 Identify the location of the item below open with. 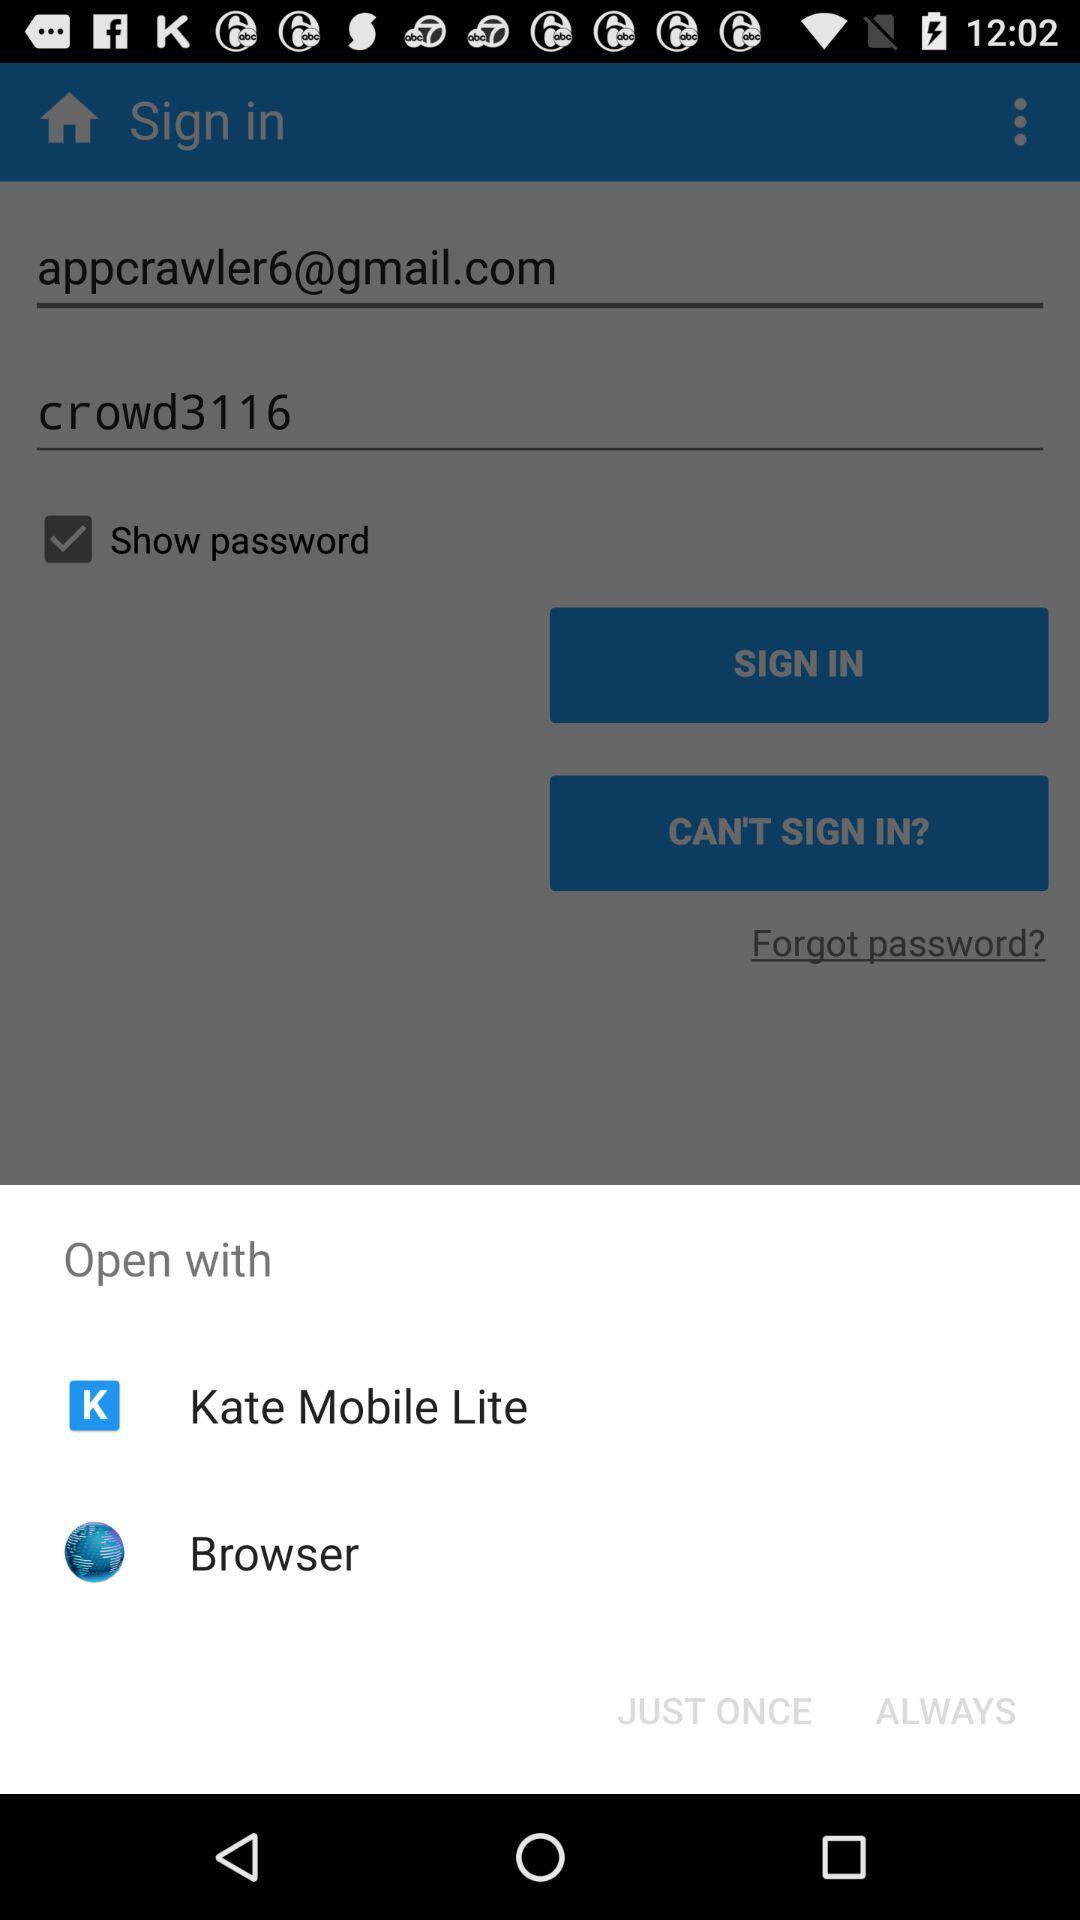
(945, 1708).